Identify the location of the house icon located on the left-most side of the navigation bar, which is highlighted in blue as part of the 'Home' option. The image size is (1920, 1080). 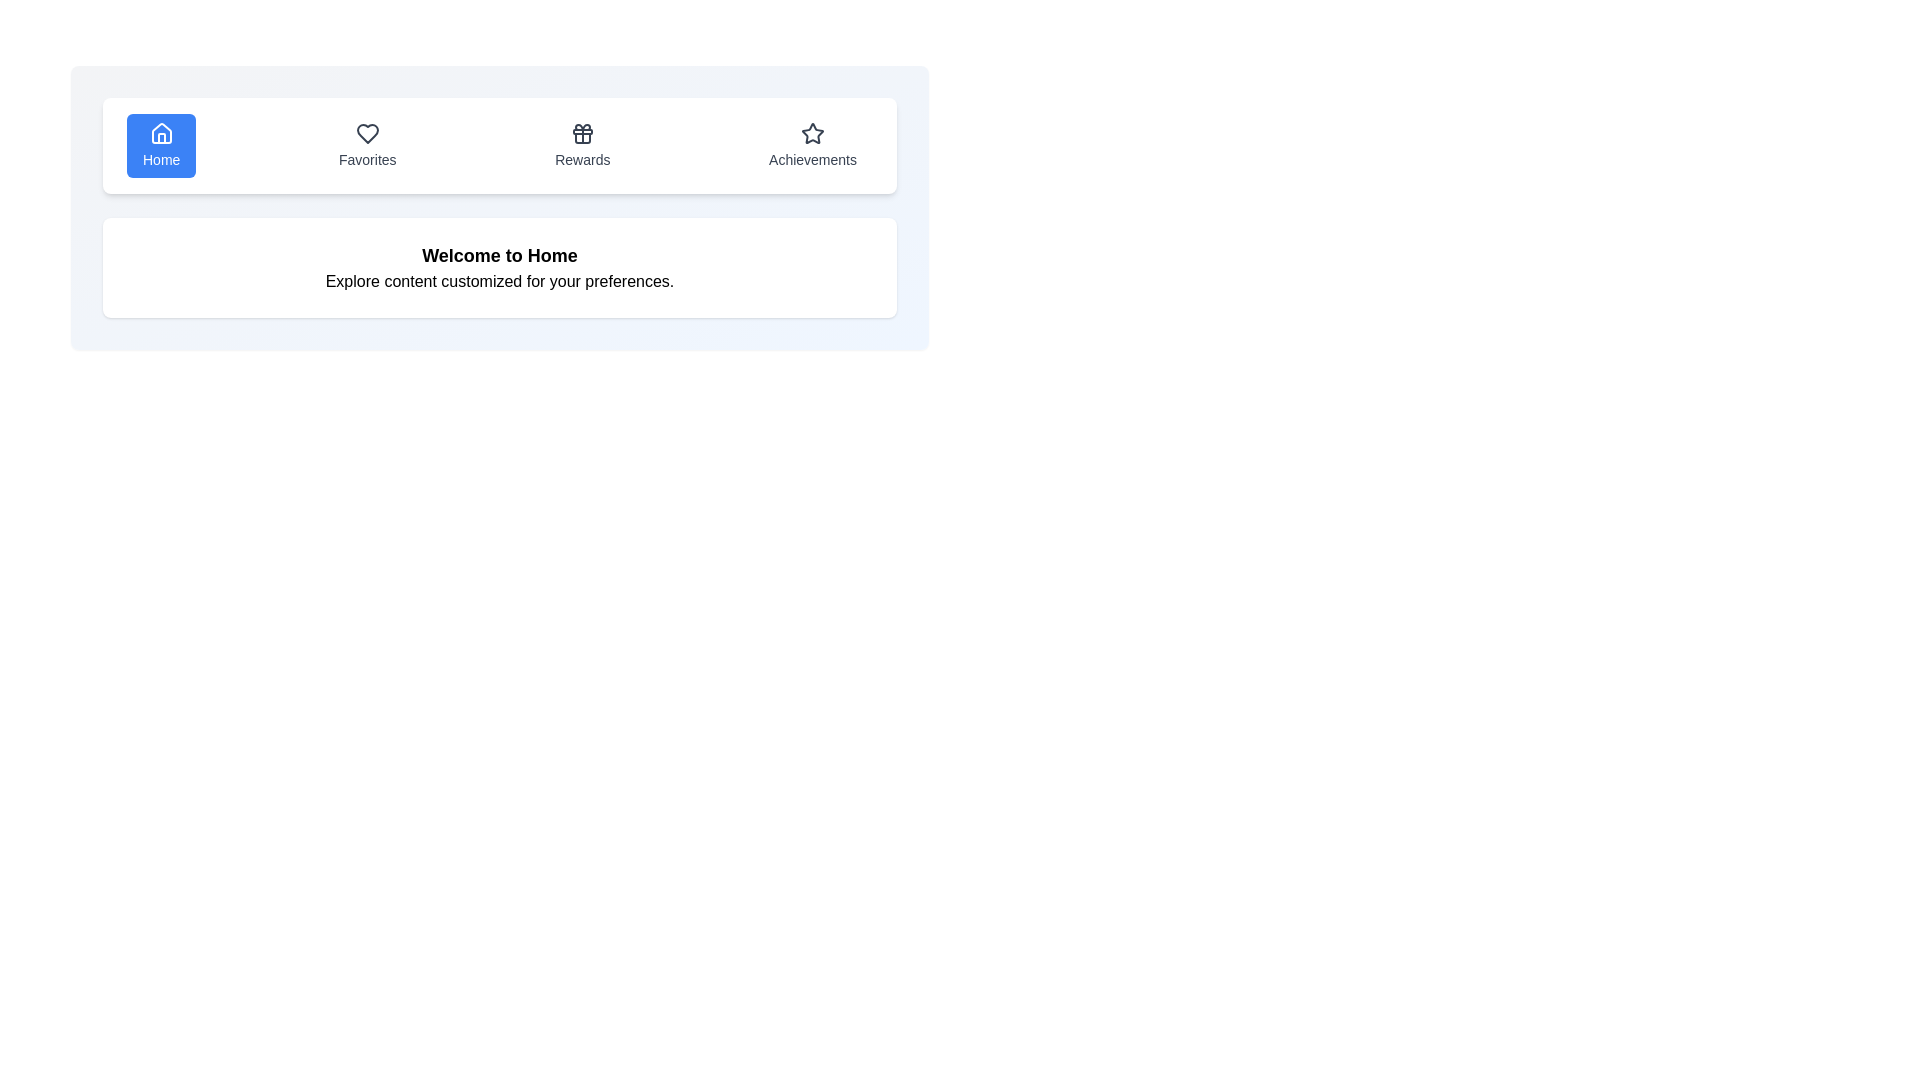
(161, 133).